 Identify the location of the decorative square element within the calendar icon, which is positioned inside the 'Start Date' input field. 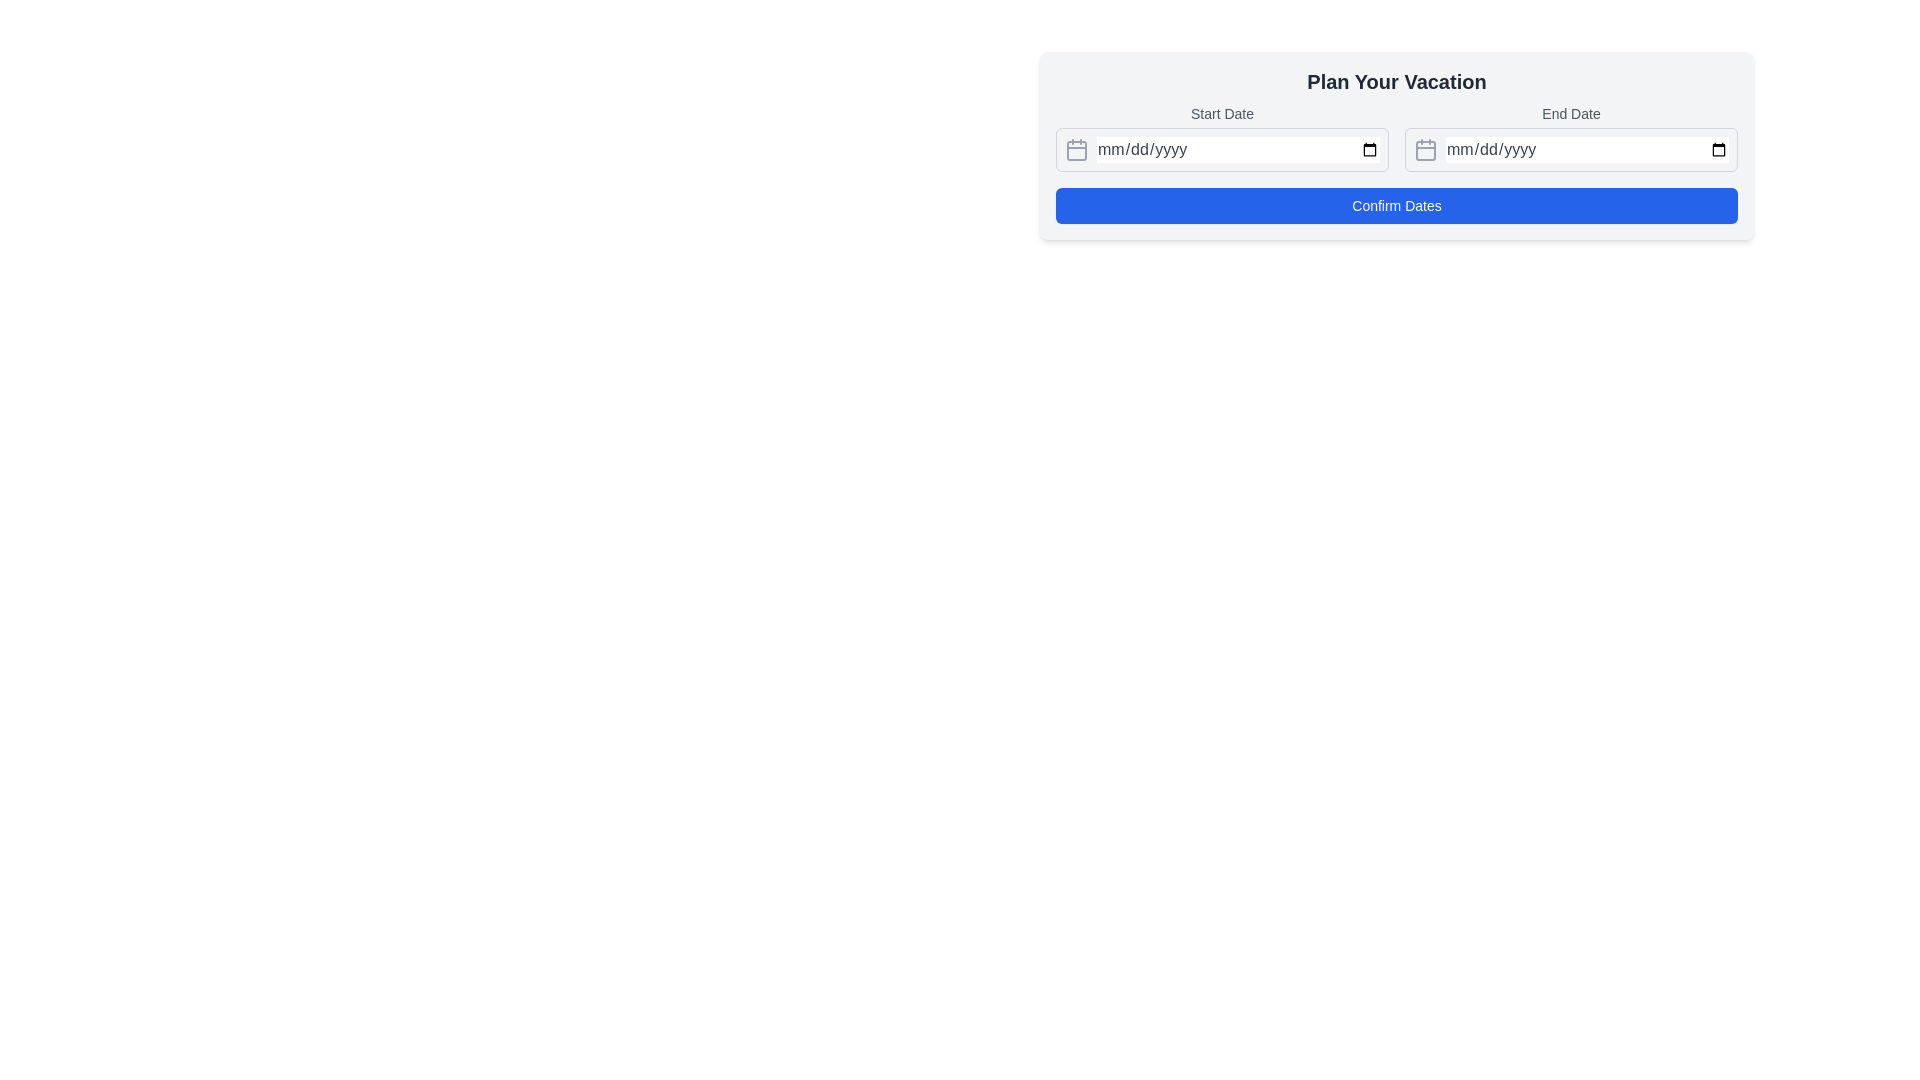
(1075, 149).